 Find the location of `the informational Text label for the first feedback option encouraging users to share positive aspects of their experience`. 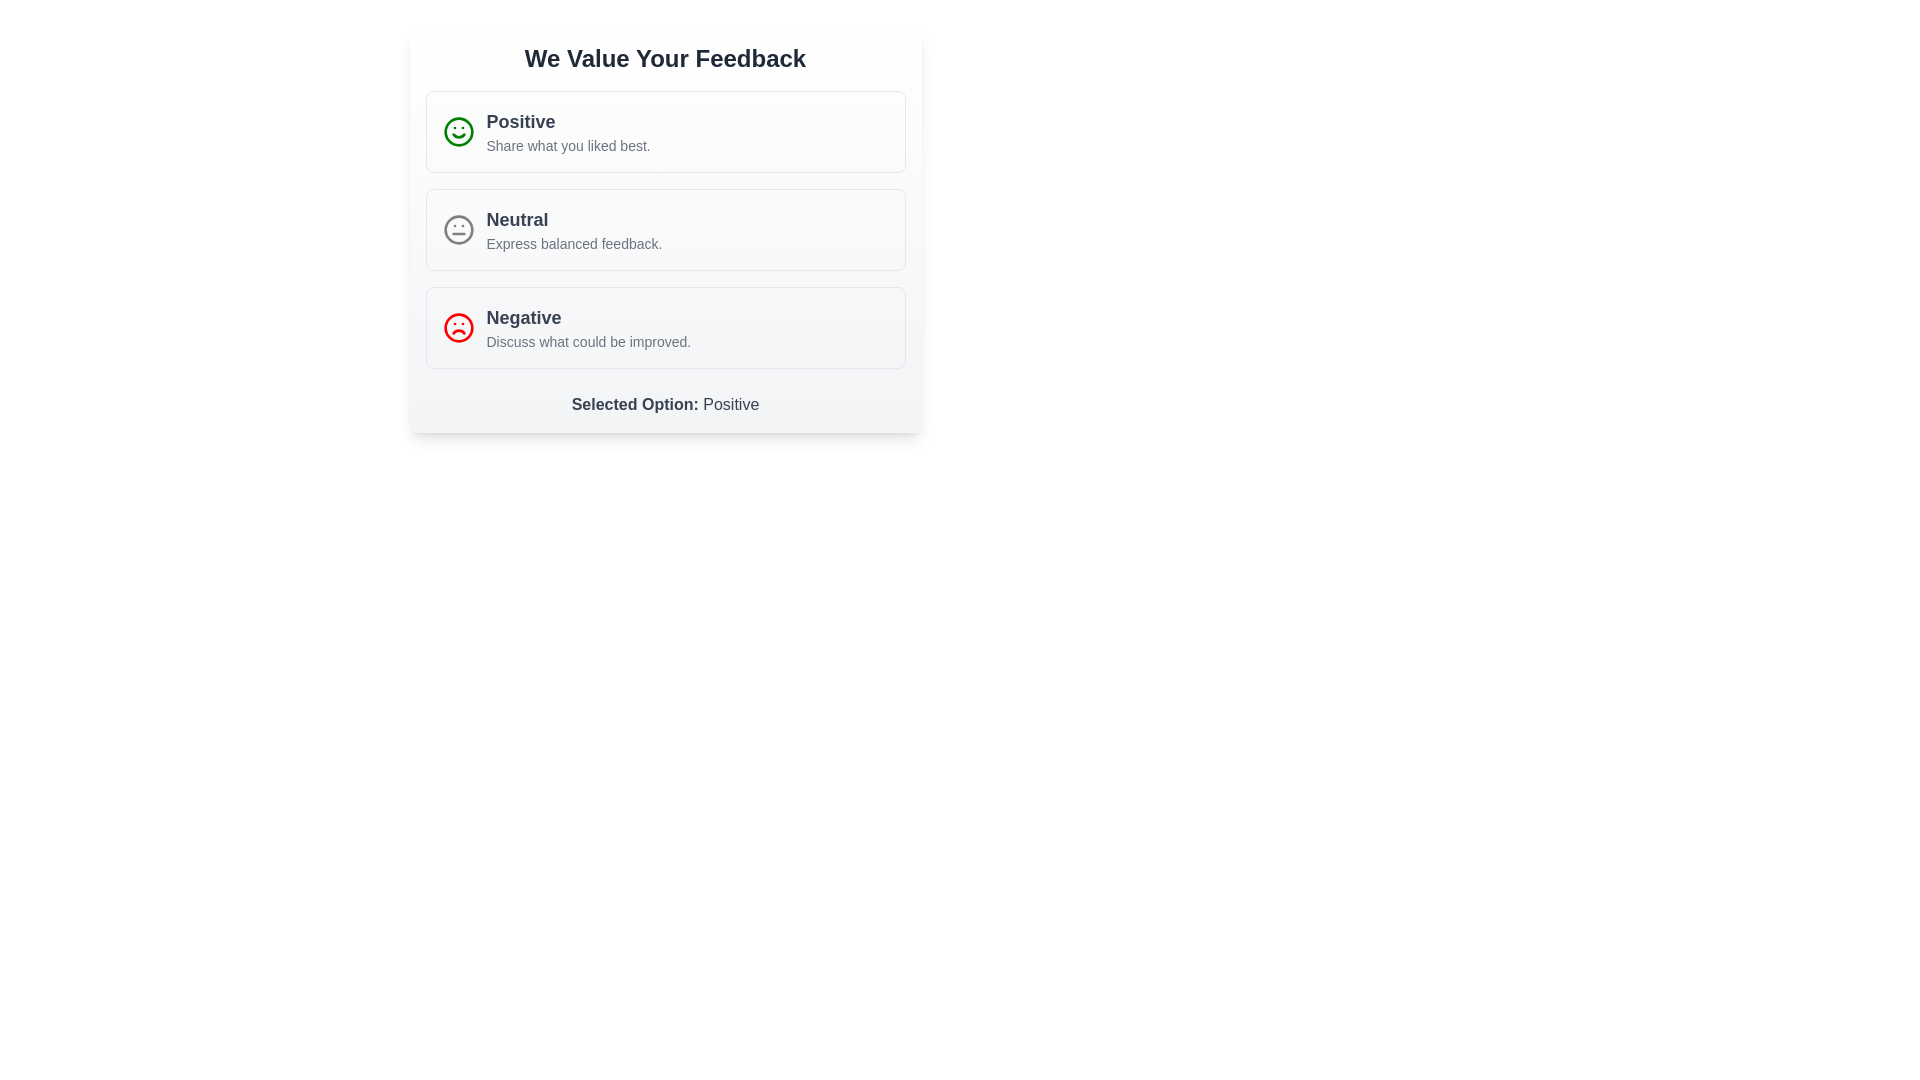

the informational Text label for the first feedback option encouraging users to share positive aspects of their experience is located at coordinates (567, 131).